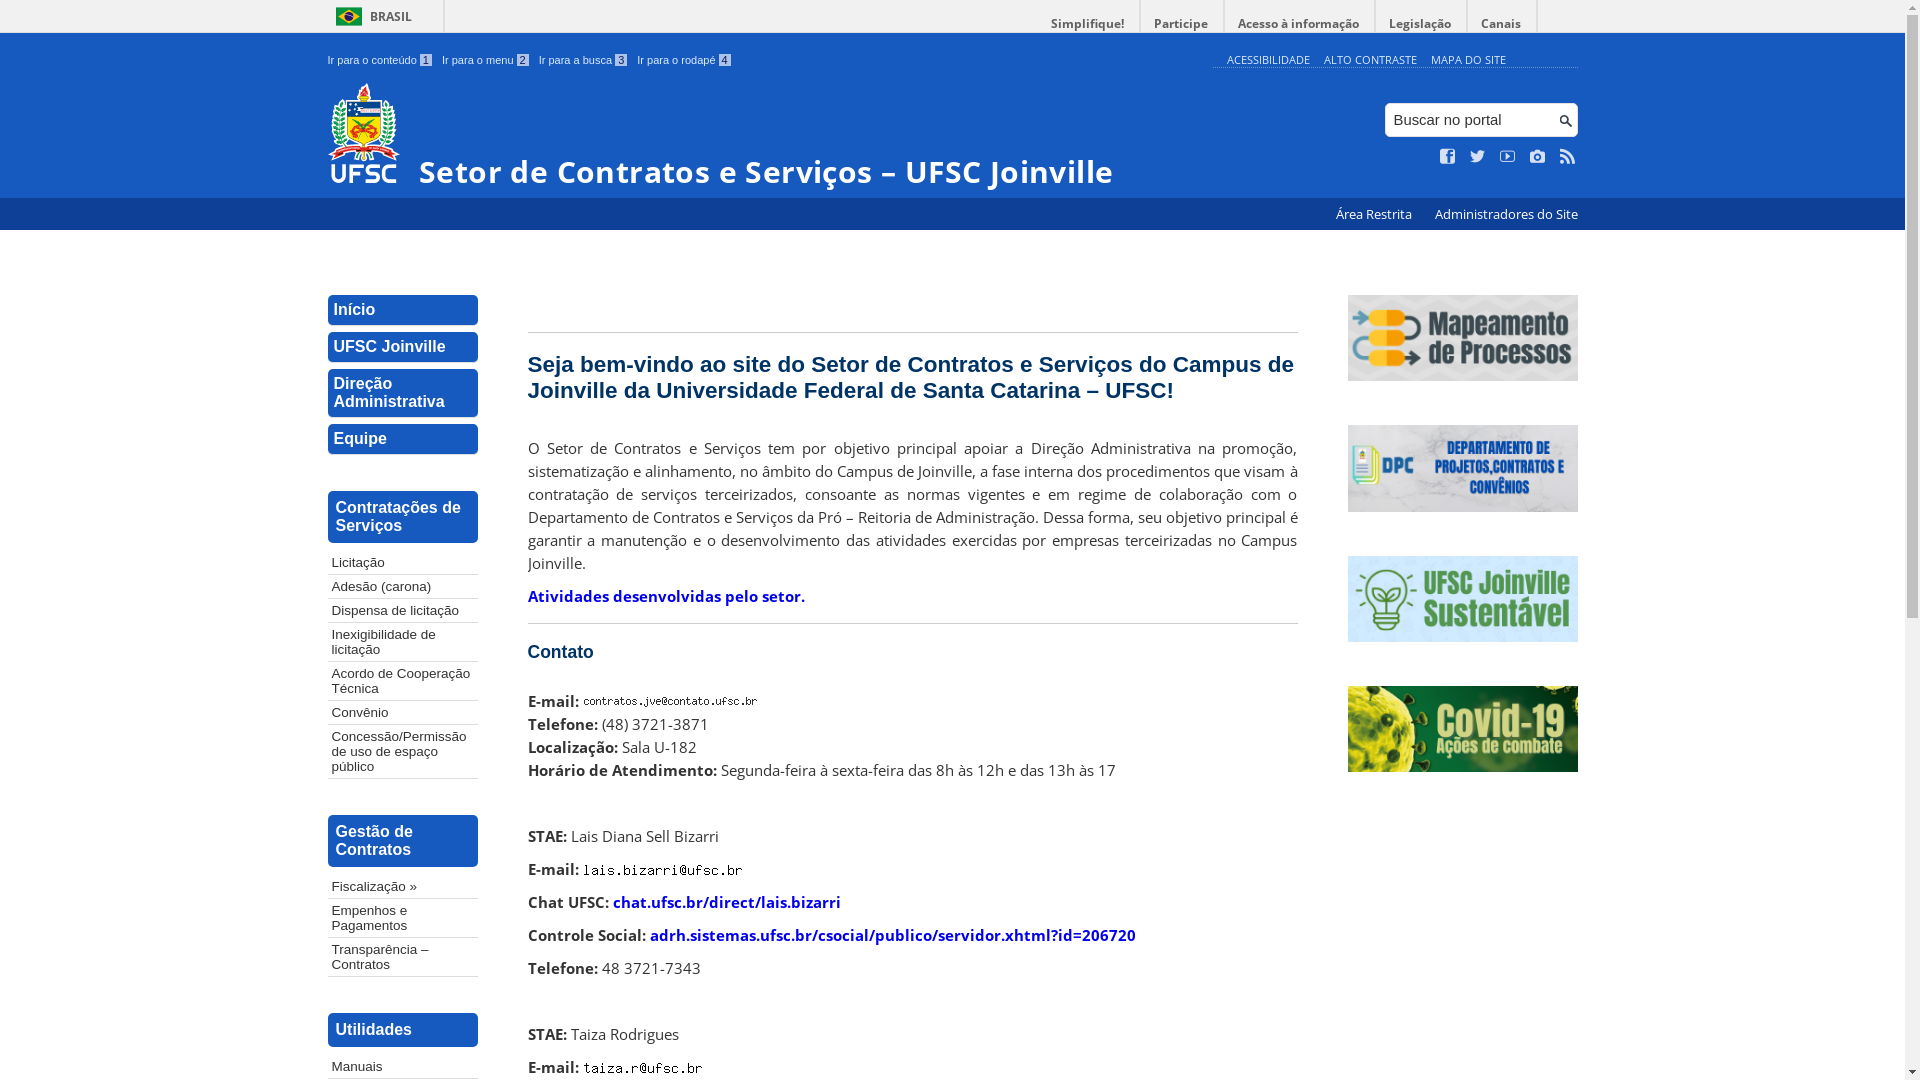  Describe the element at coordinates (402, 438) in the screenshot. I see `'Equipe'` at that location.